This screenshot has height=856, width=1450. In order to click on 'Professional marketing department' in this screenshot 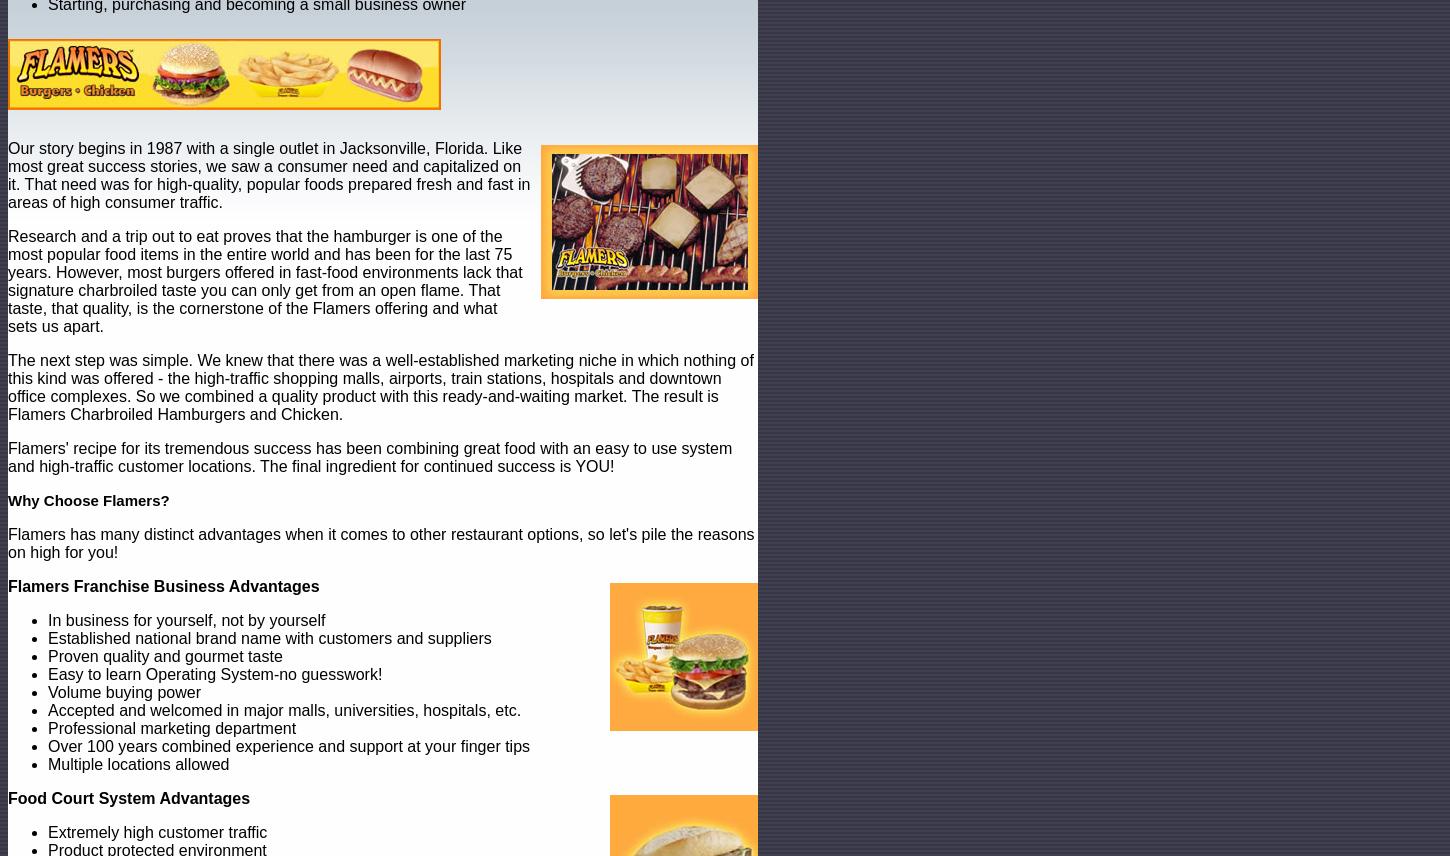, I will do `click(170, 728)`.